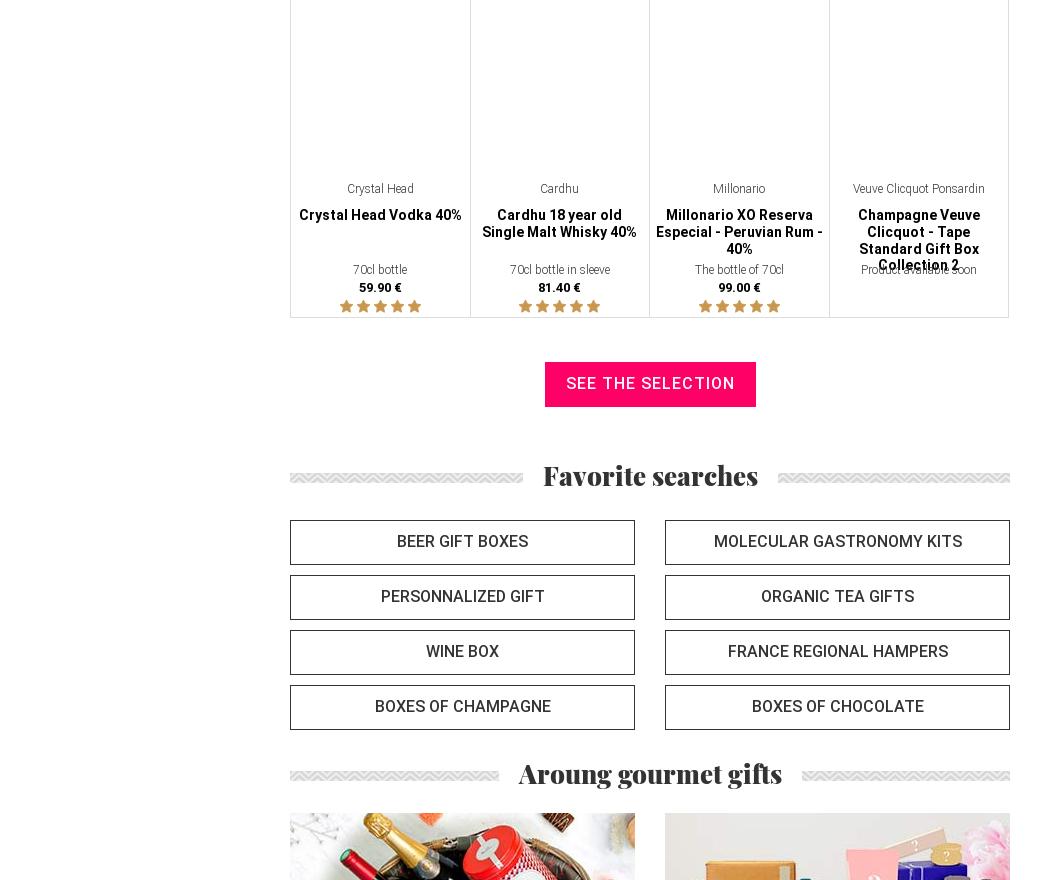 Image resolution: width=1050 pixels, height=880 pixels. I want to click on 'Personnalized gift', so click(462, 595).